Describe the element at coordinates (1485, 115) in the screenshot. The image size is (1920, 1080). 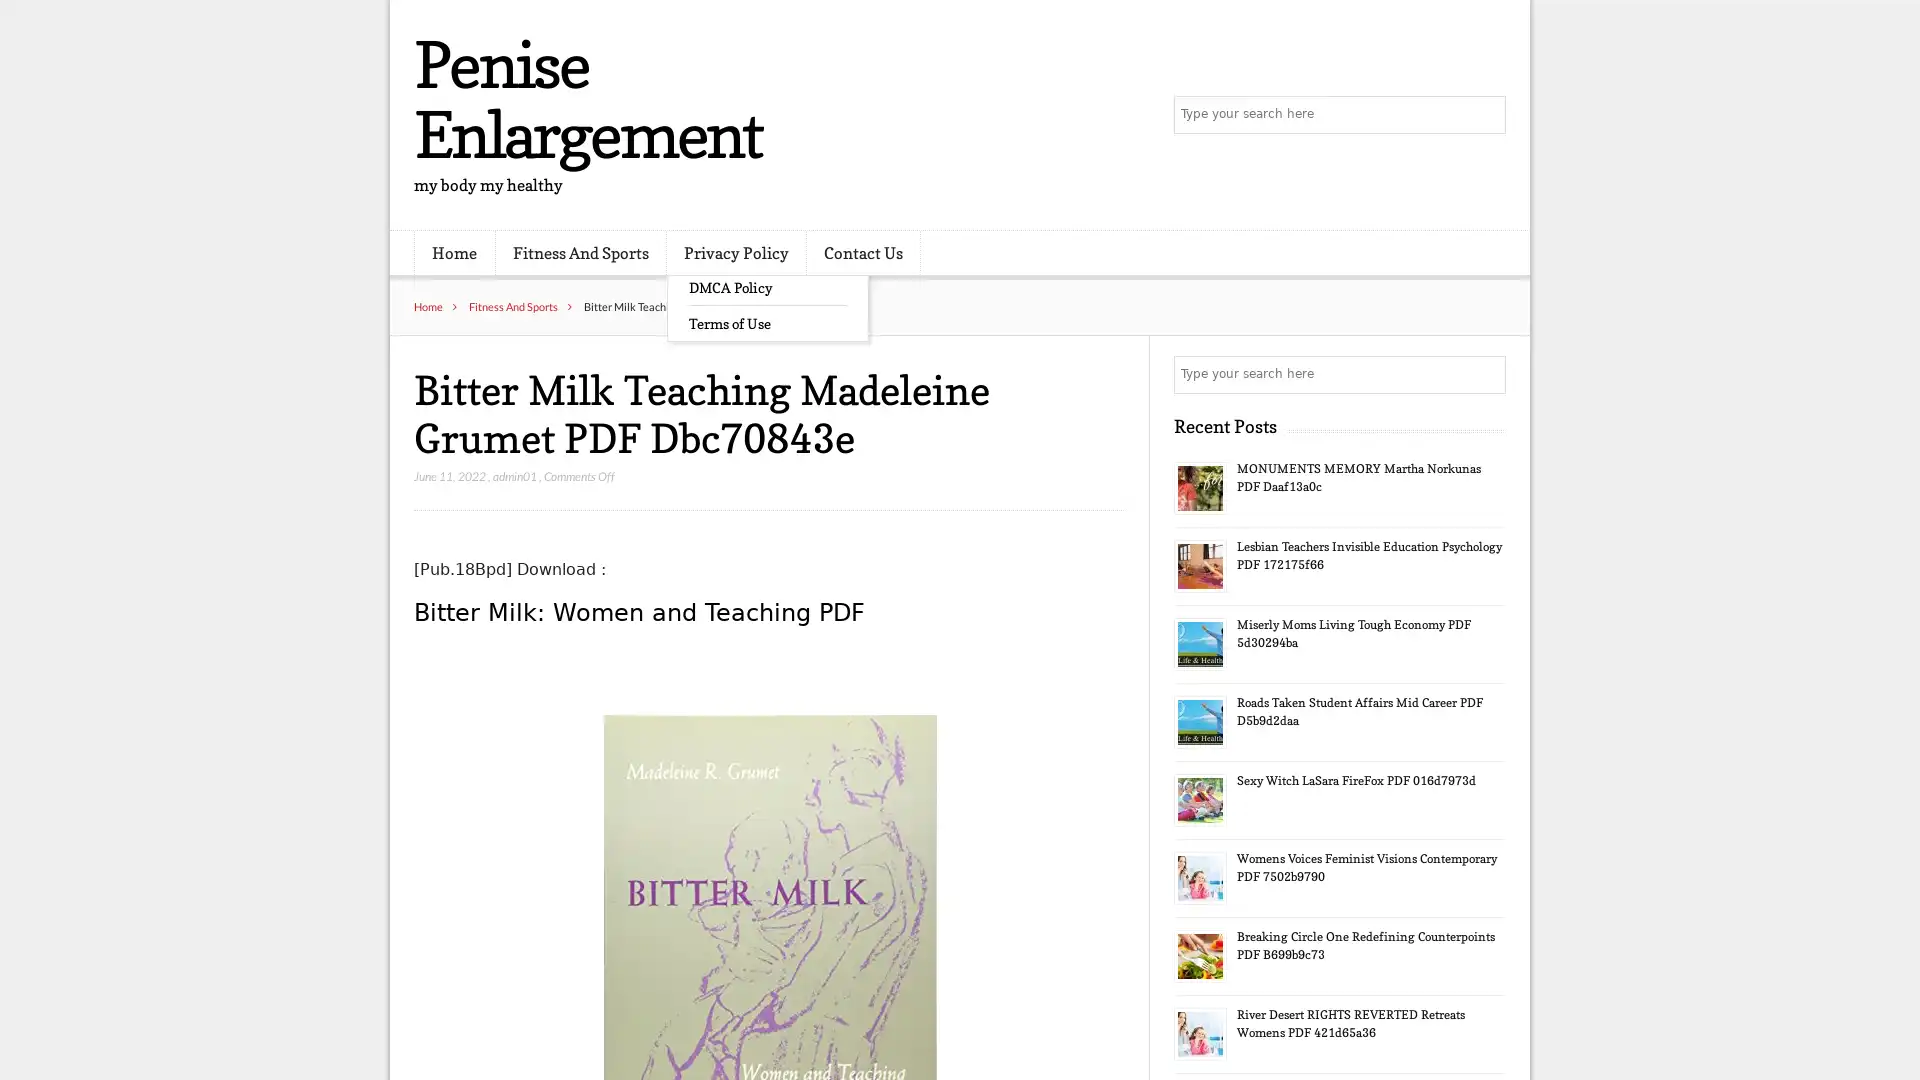
I see `Search` at that location.